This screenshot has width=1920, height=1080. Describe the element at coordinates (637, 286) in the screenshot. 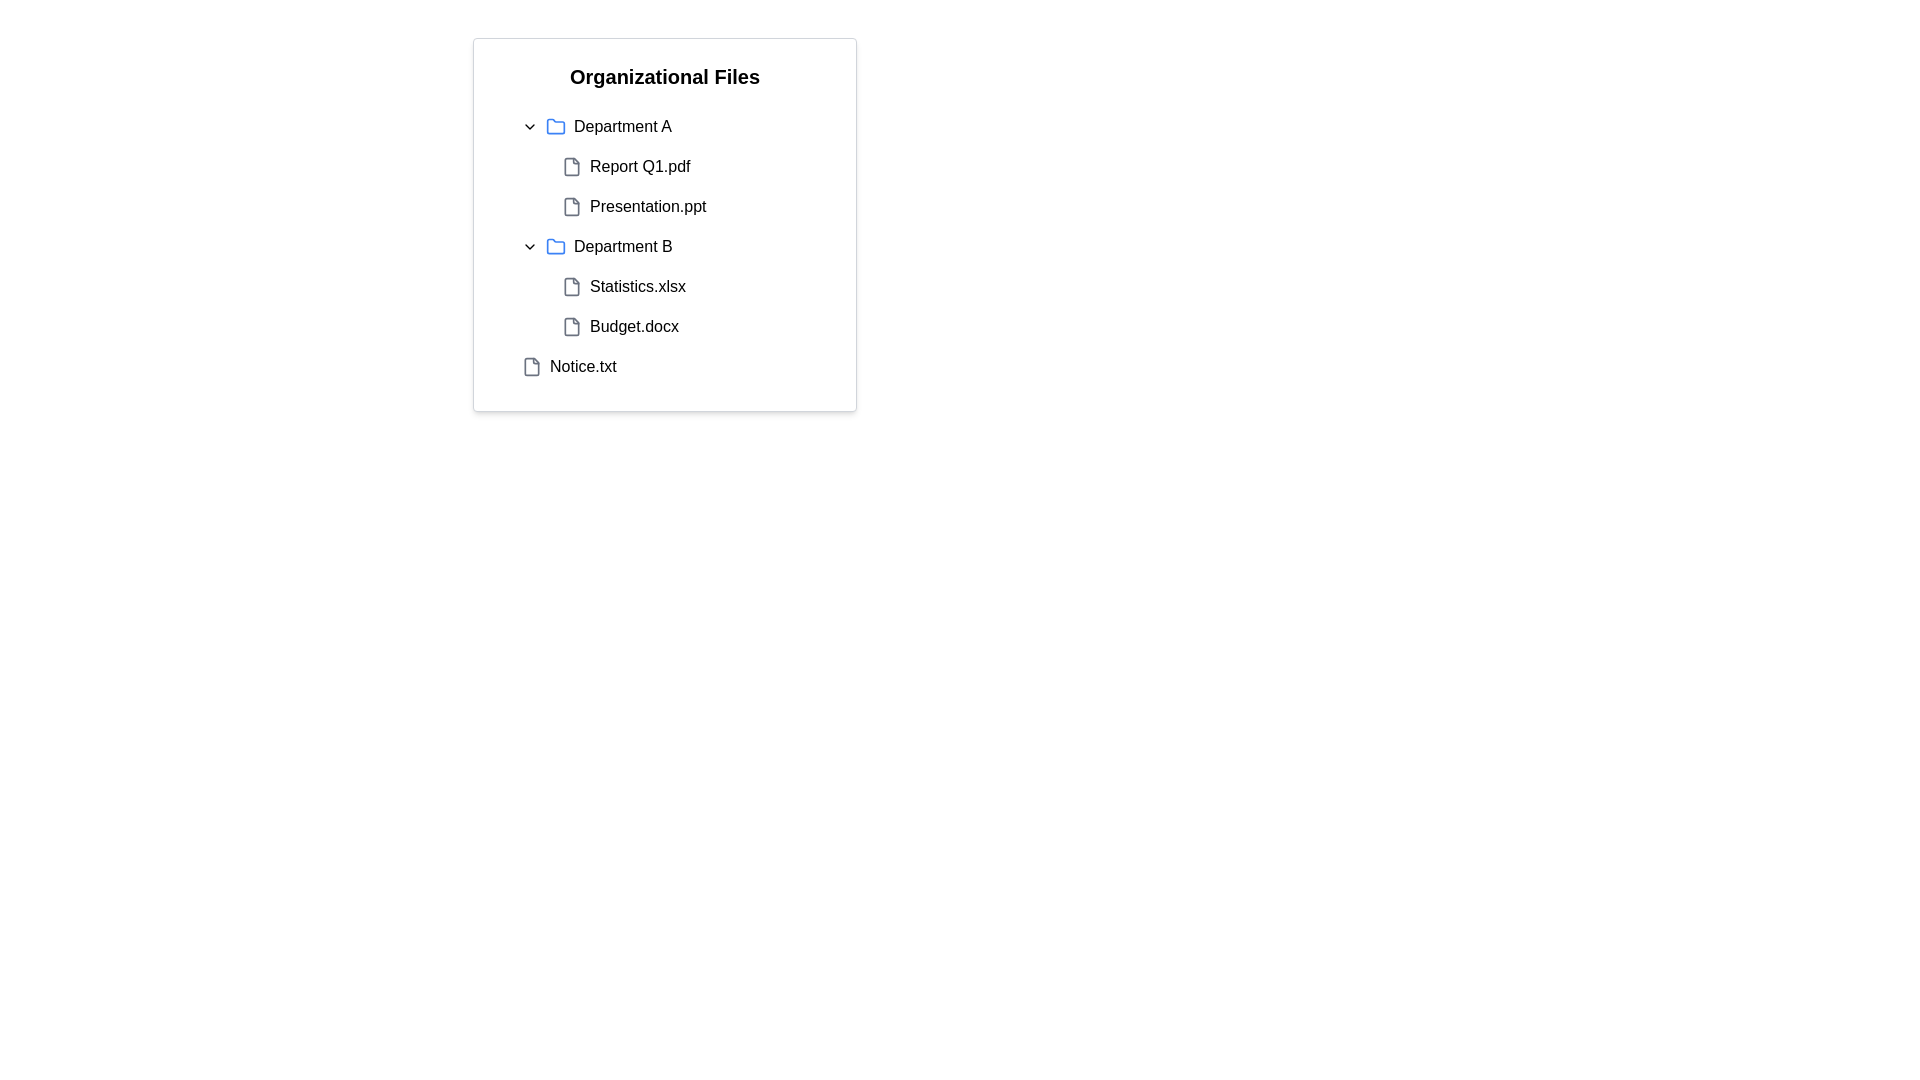

I see `the Text label that serves as a file identifier under the 'Department B' subsection` at that location.